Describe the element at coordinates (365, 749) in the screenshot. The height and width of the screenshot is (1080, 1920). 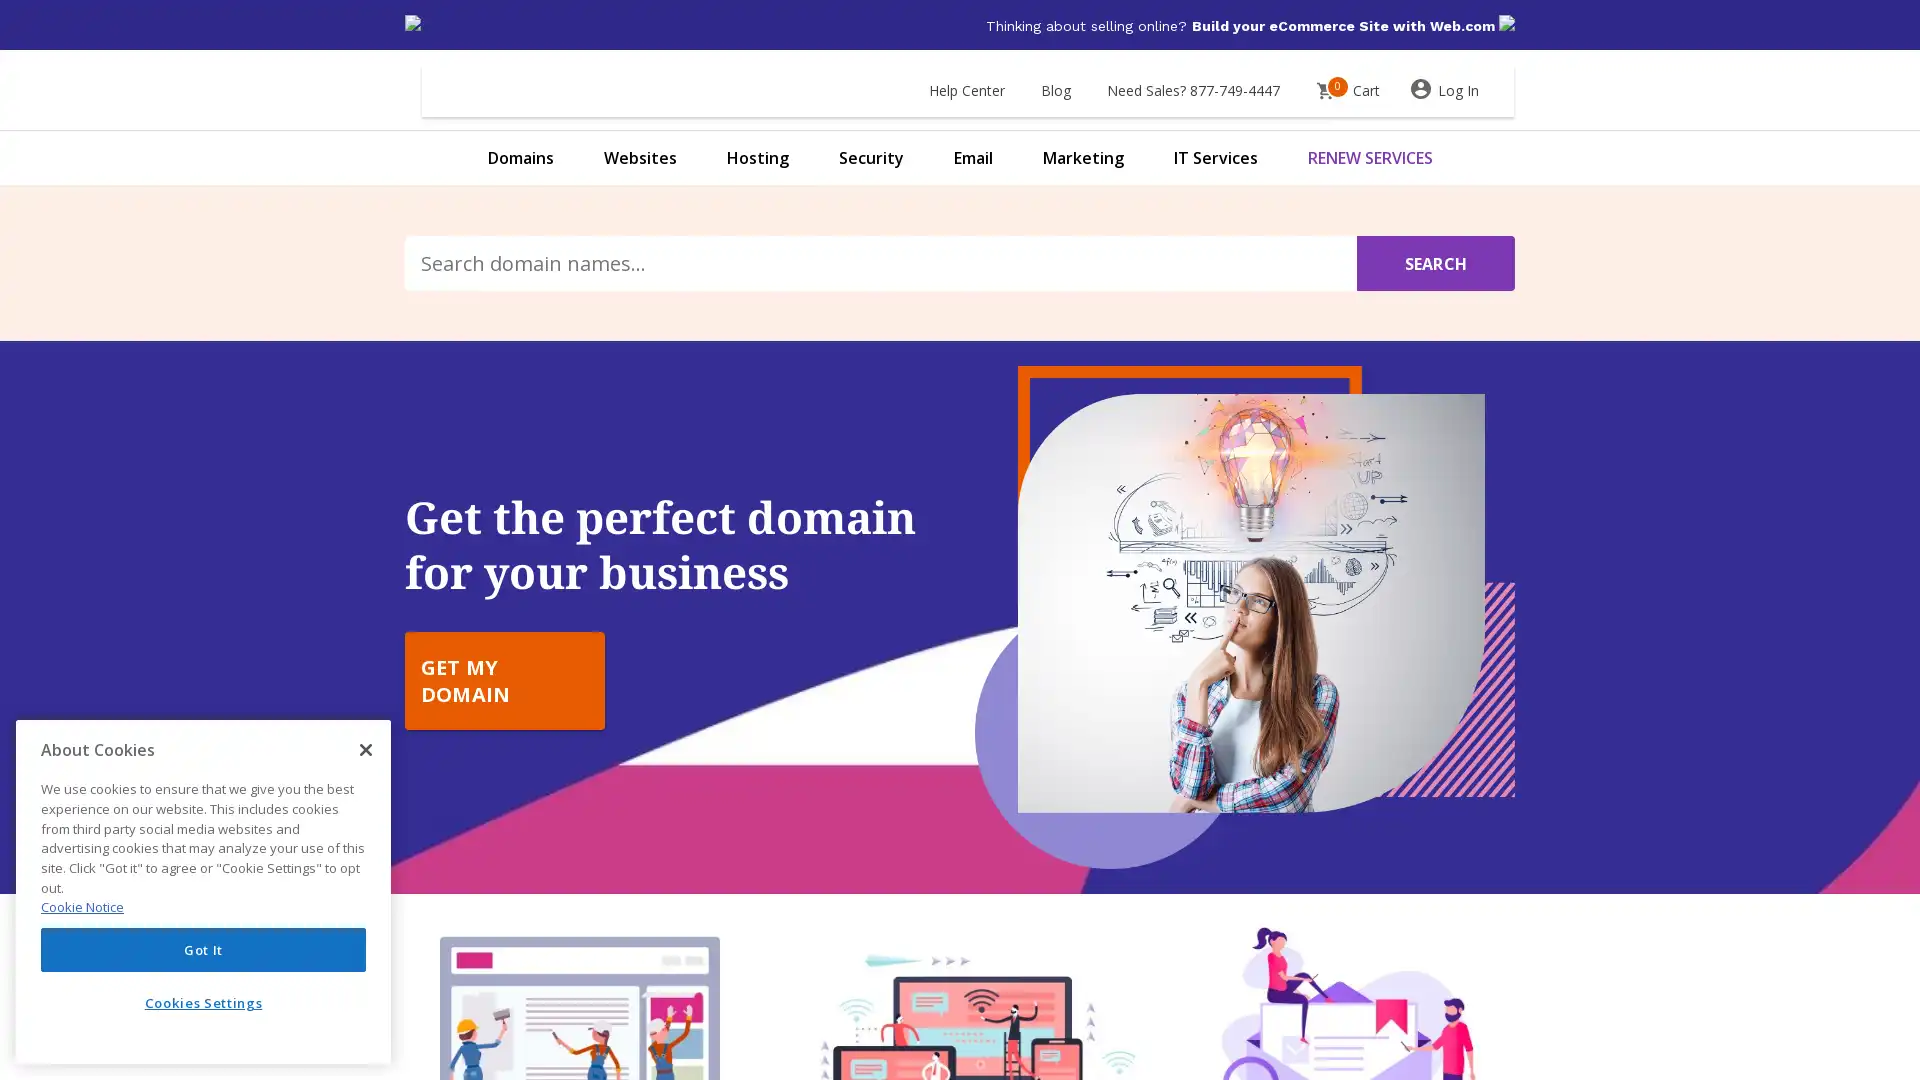
I see `Close` at that location.